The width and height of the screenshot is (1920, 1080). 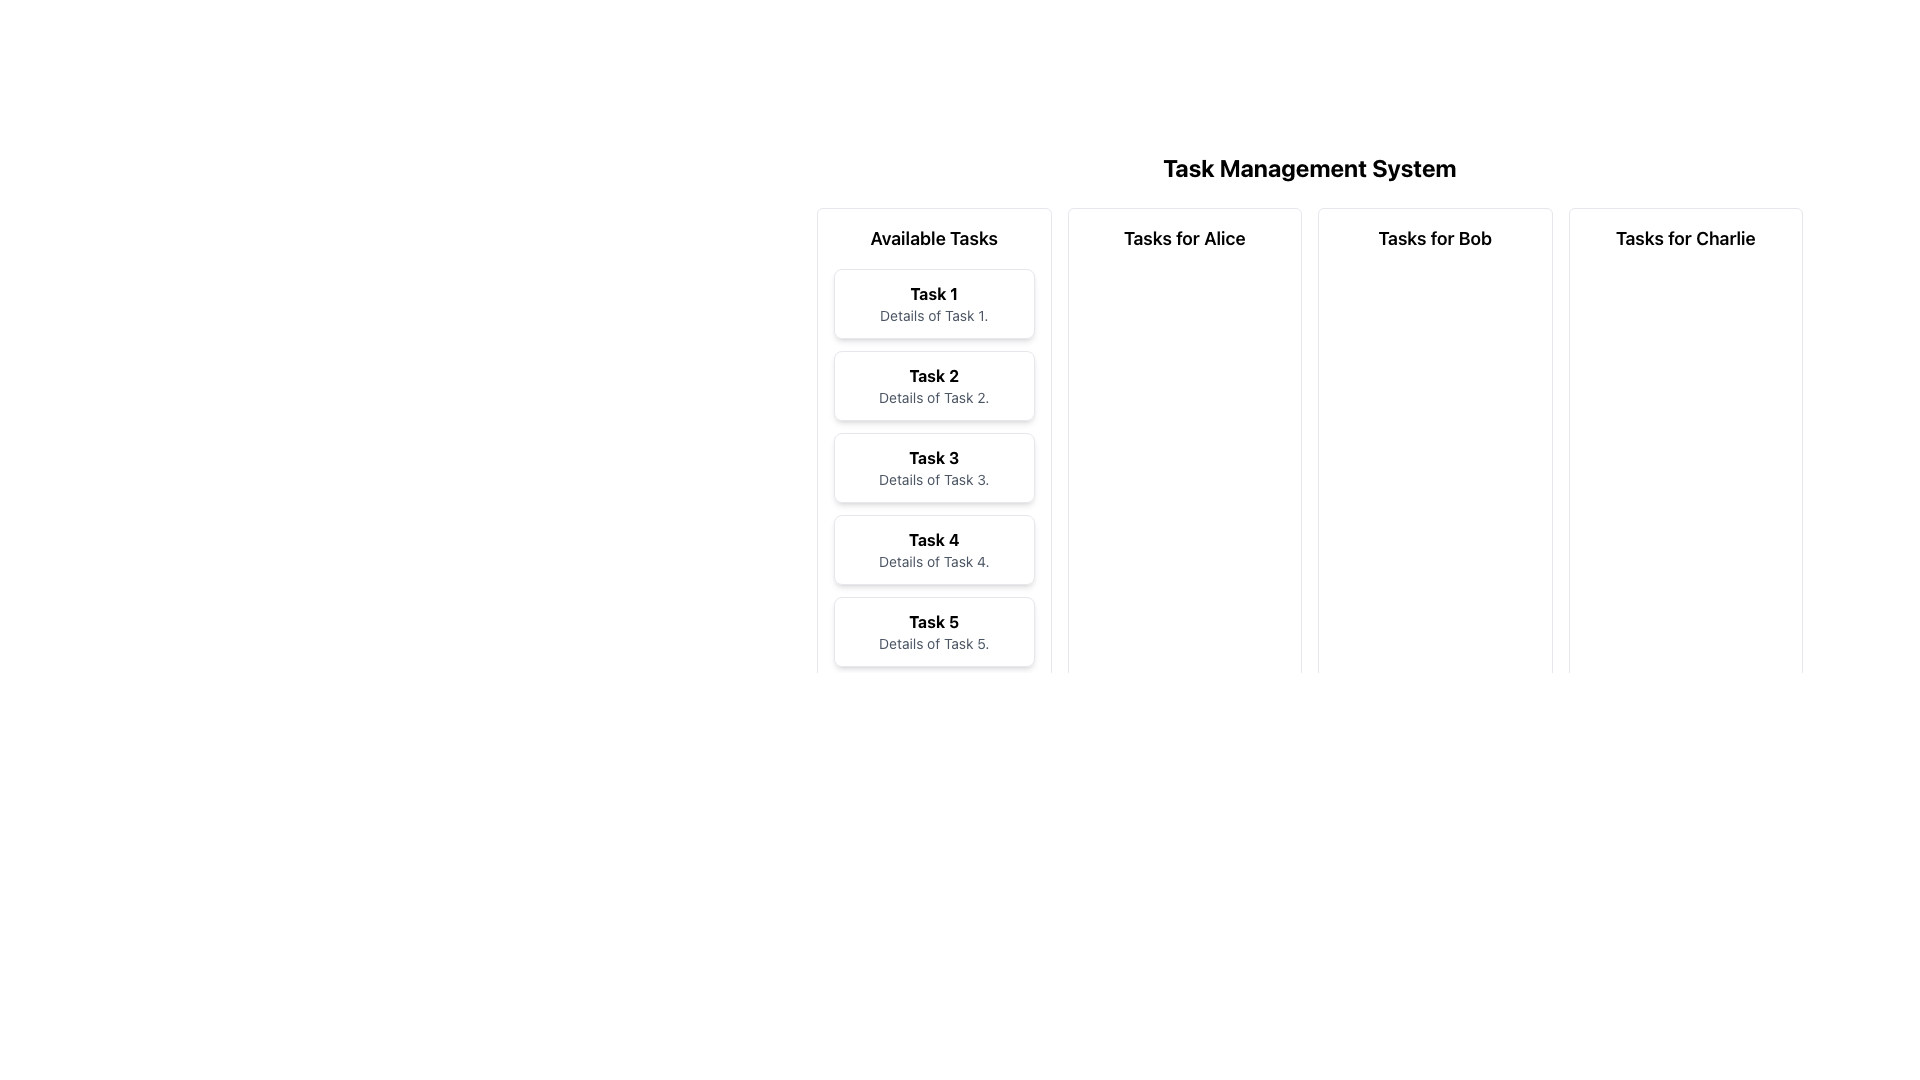 I want to click on the static text label displaying 'Tasks for Alice', which is centrally aligned at the top of the bordered panel, so click(x=1184, y=238).